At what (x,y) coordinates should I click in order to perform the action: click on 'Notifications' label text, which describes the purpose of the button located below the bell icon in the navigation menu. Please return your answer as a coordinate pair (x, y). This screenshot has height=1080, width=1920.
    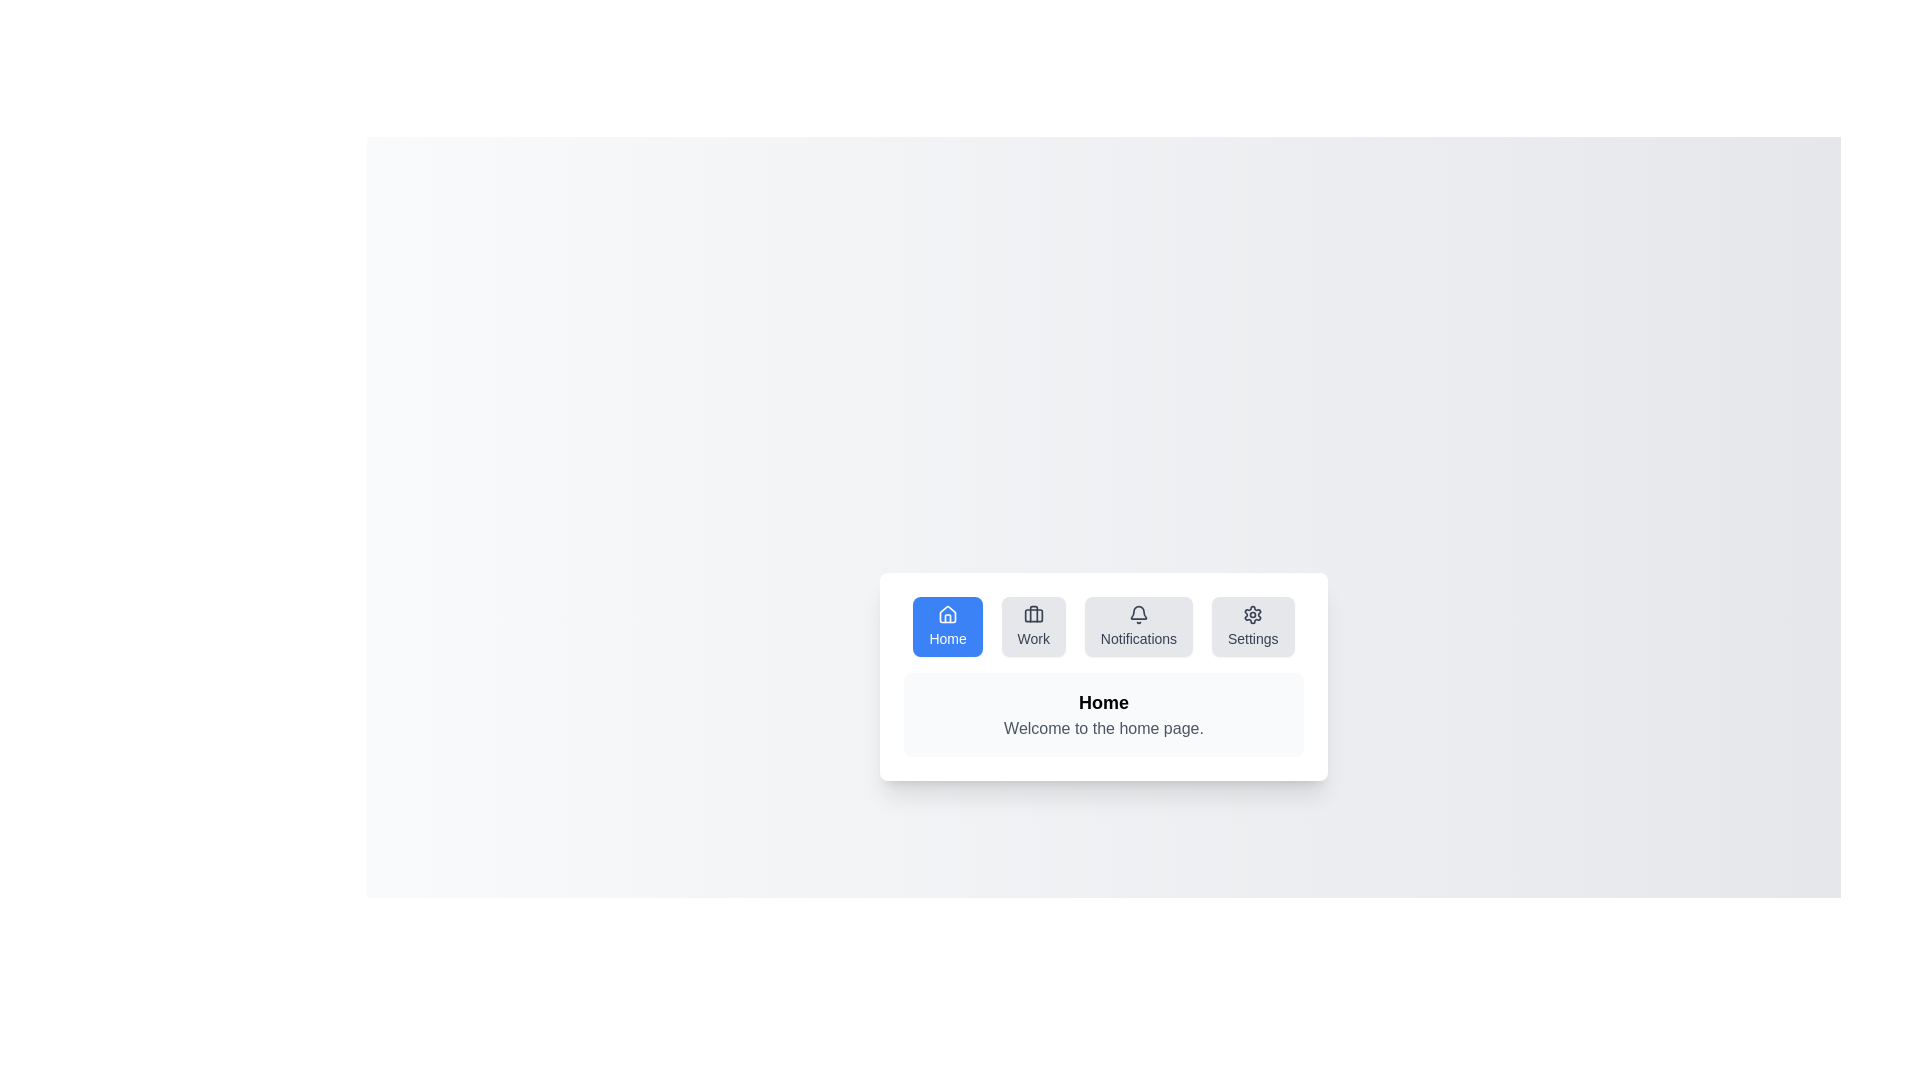
    Looking at the image, I should click on (1138, 639).